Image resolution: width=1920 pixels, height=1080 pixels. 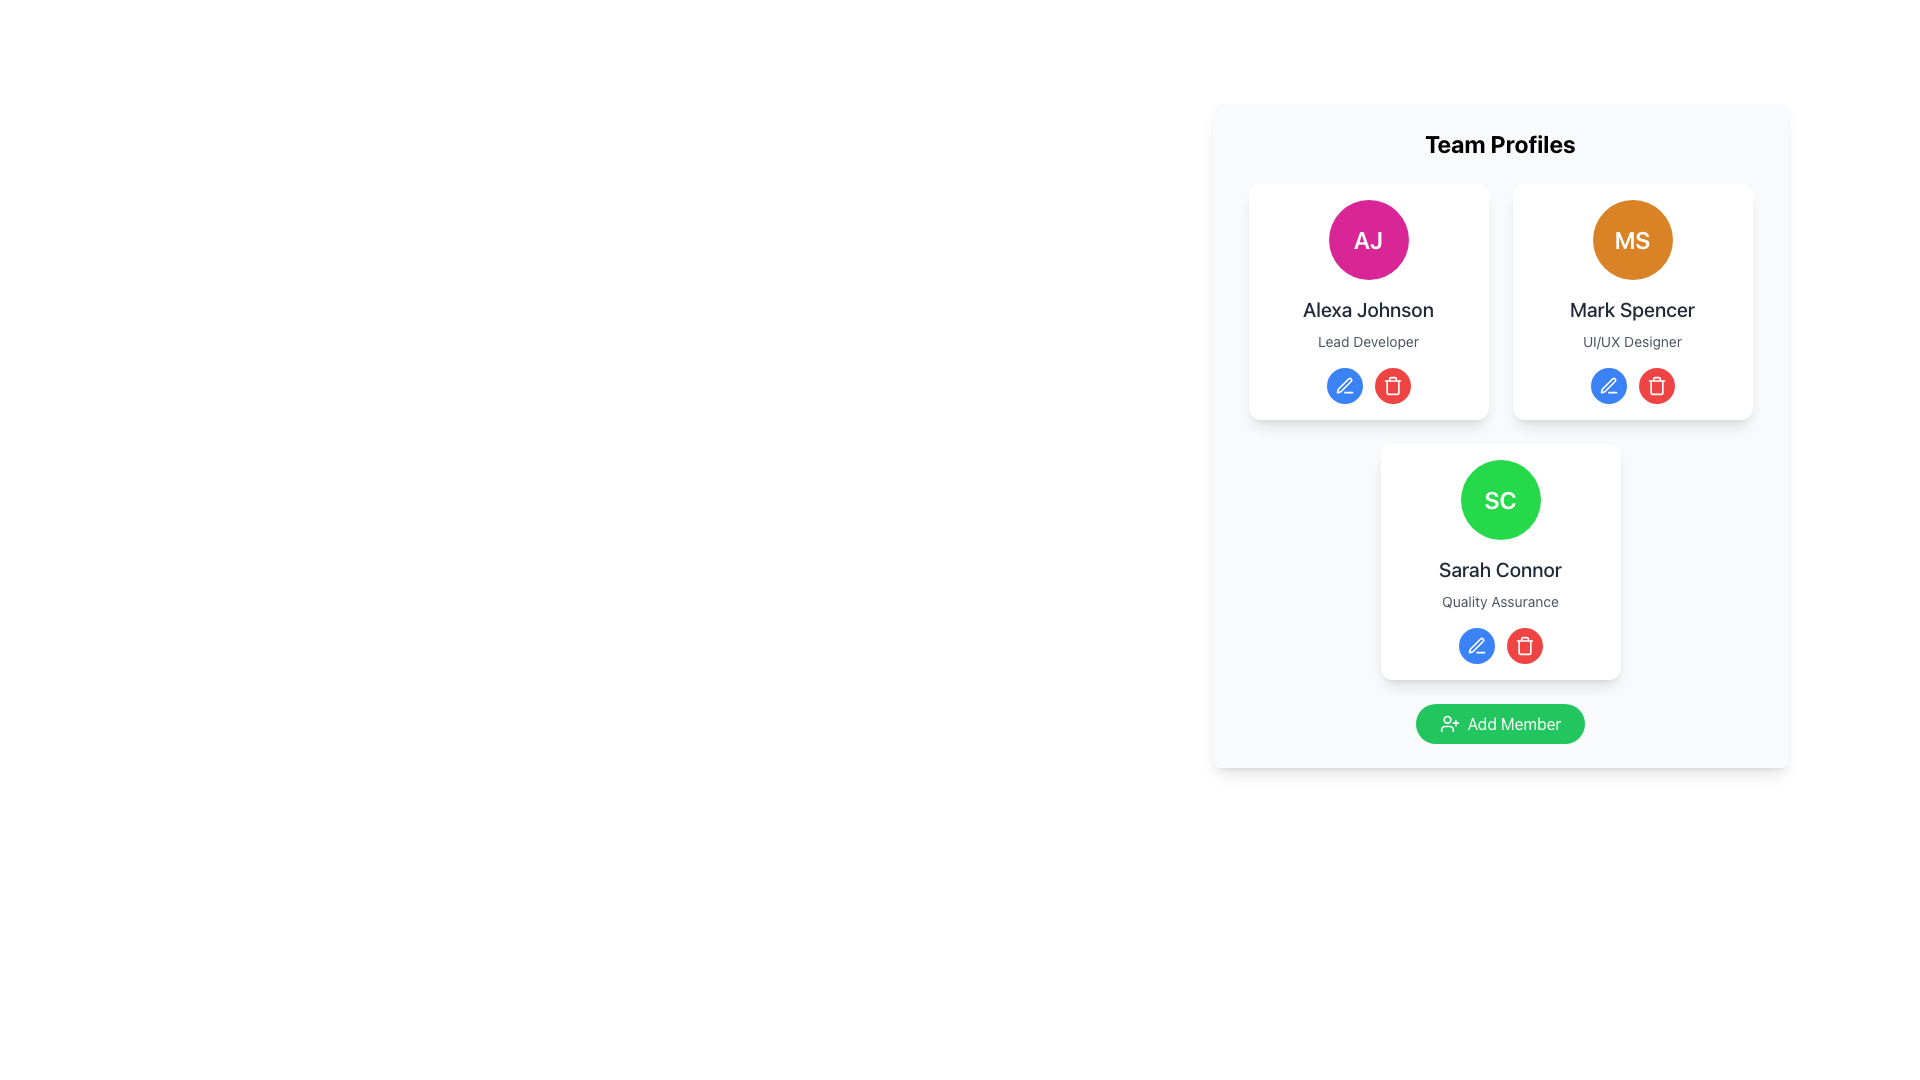 I want to click on the small blue circular pen icon located at the bottom of Sarah Connor's profile card, so click(x=1476, y=645).